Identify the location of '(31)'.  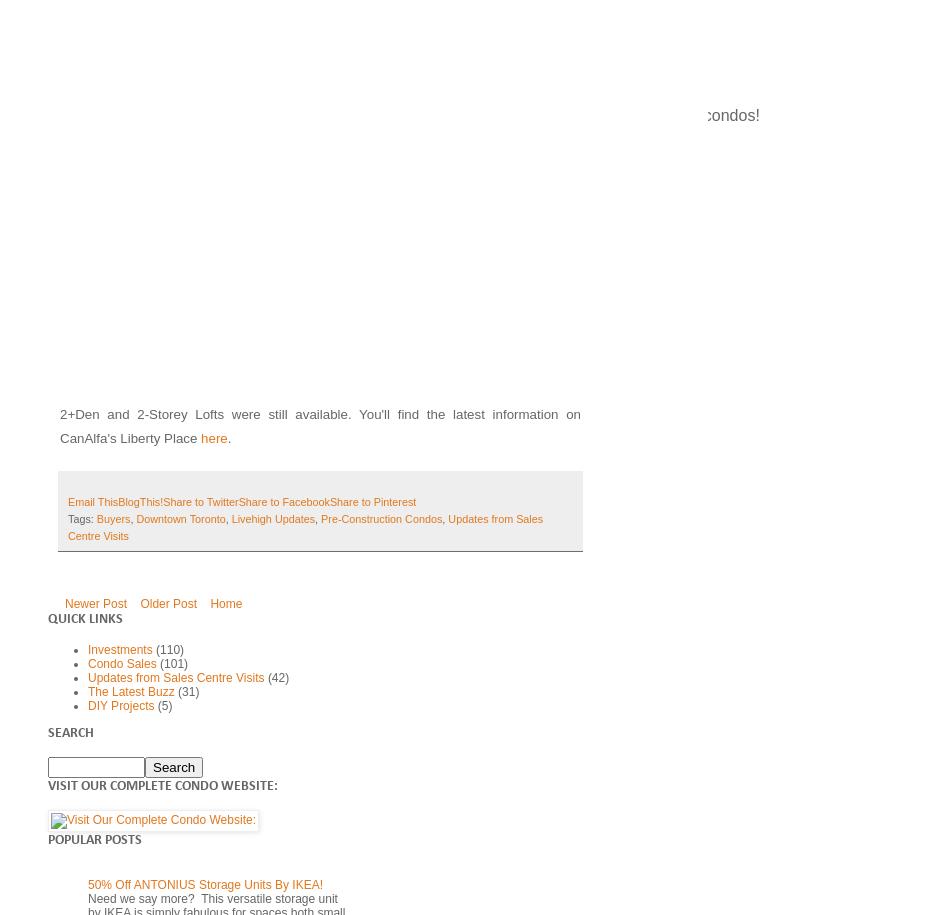
(187, 690).